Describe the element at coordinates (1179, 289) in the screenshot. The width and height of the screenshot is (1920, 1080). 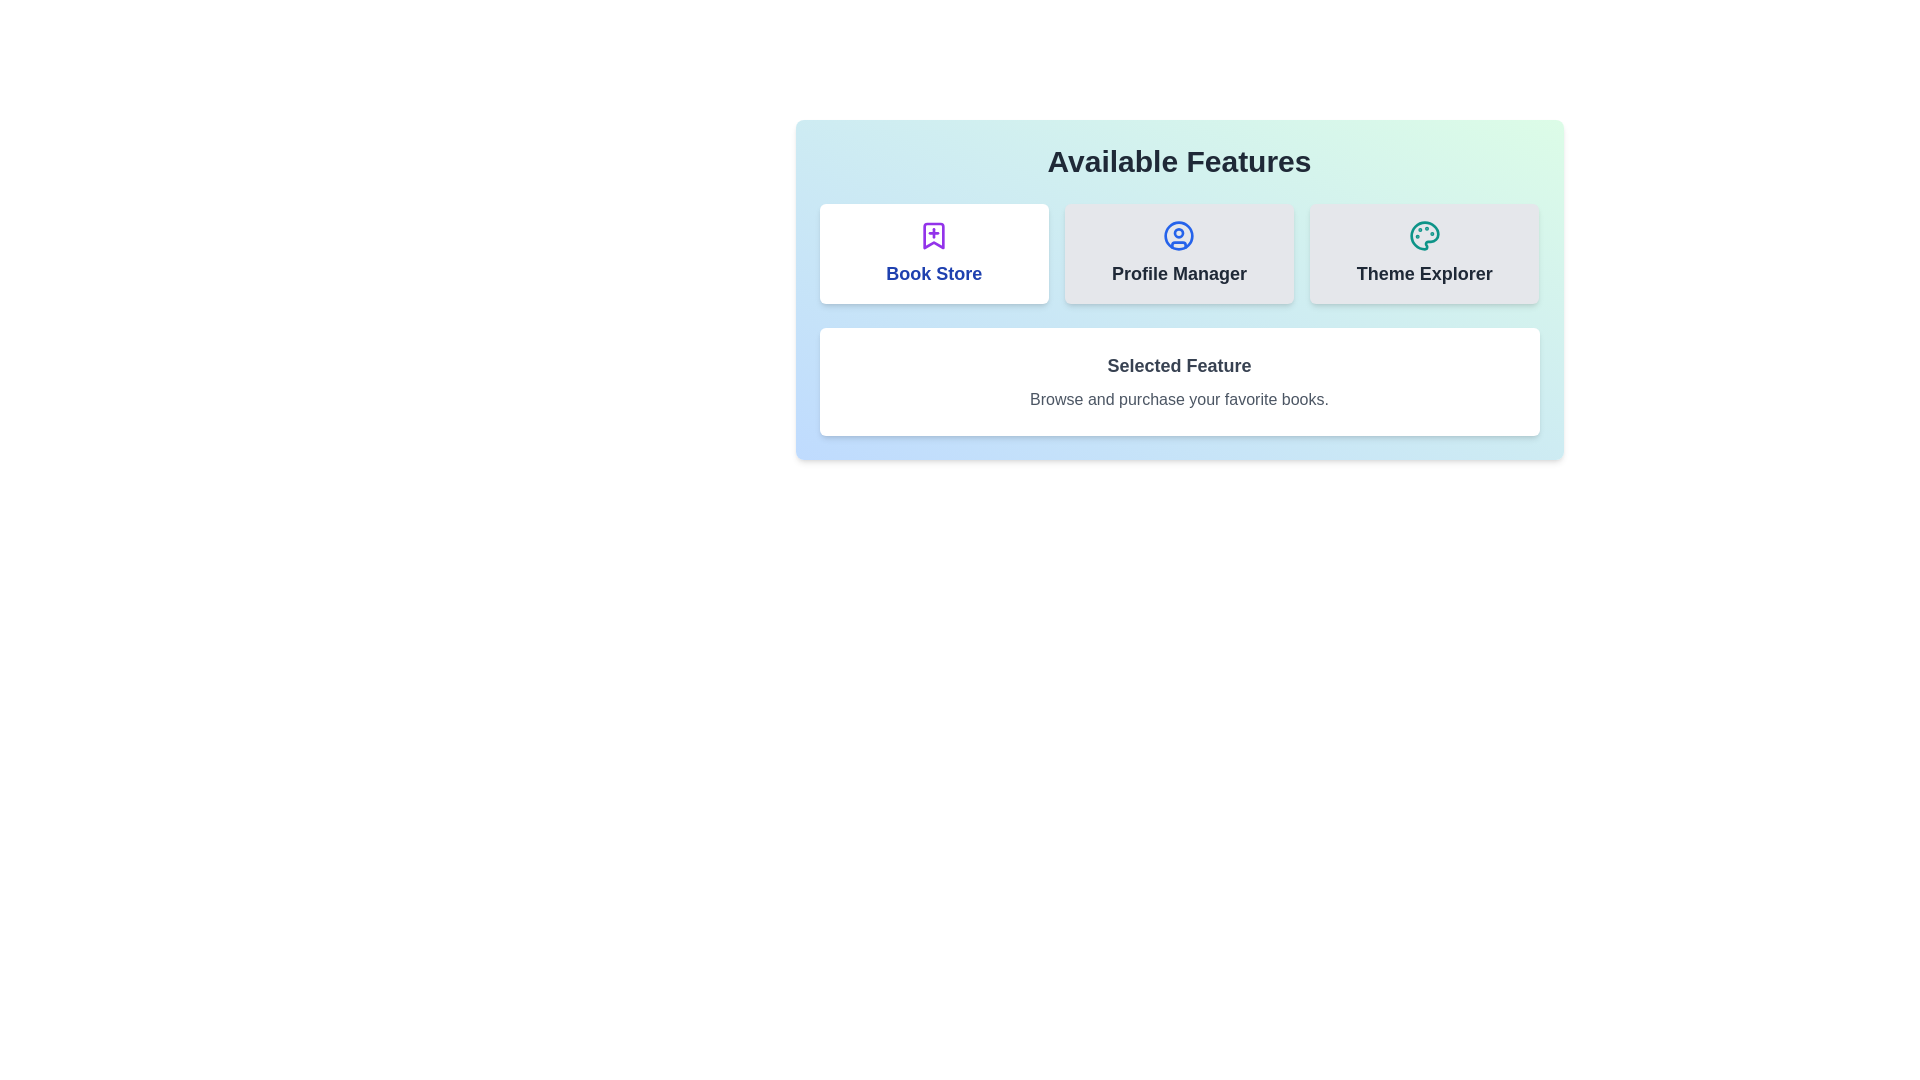
I see `the buttons in the 'Available Features' panel to trigger visual interactions such as hover animations` at that location.